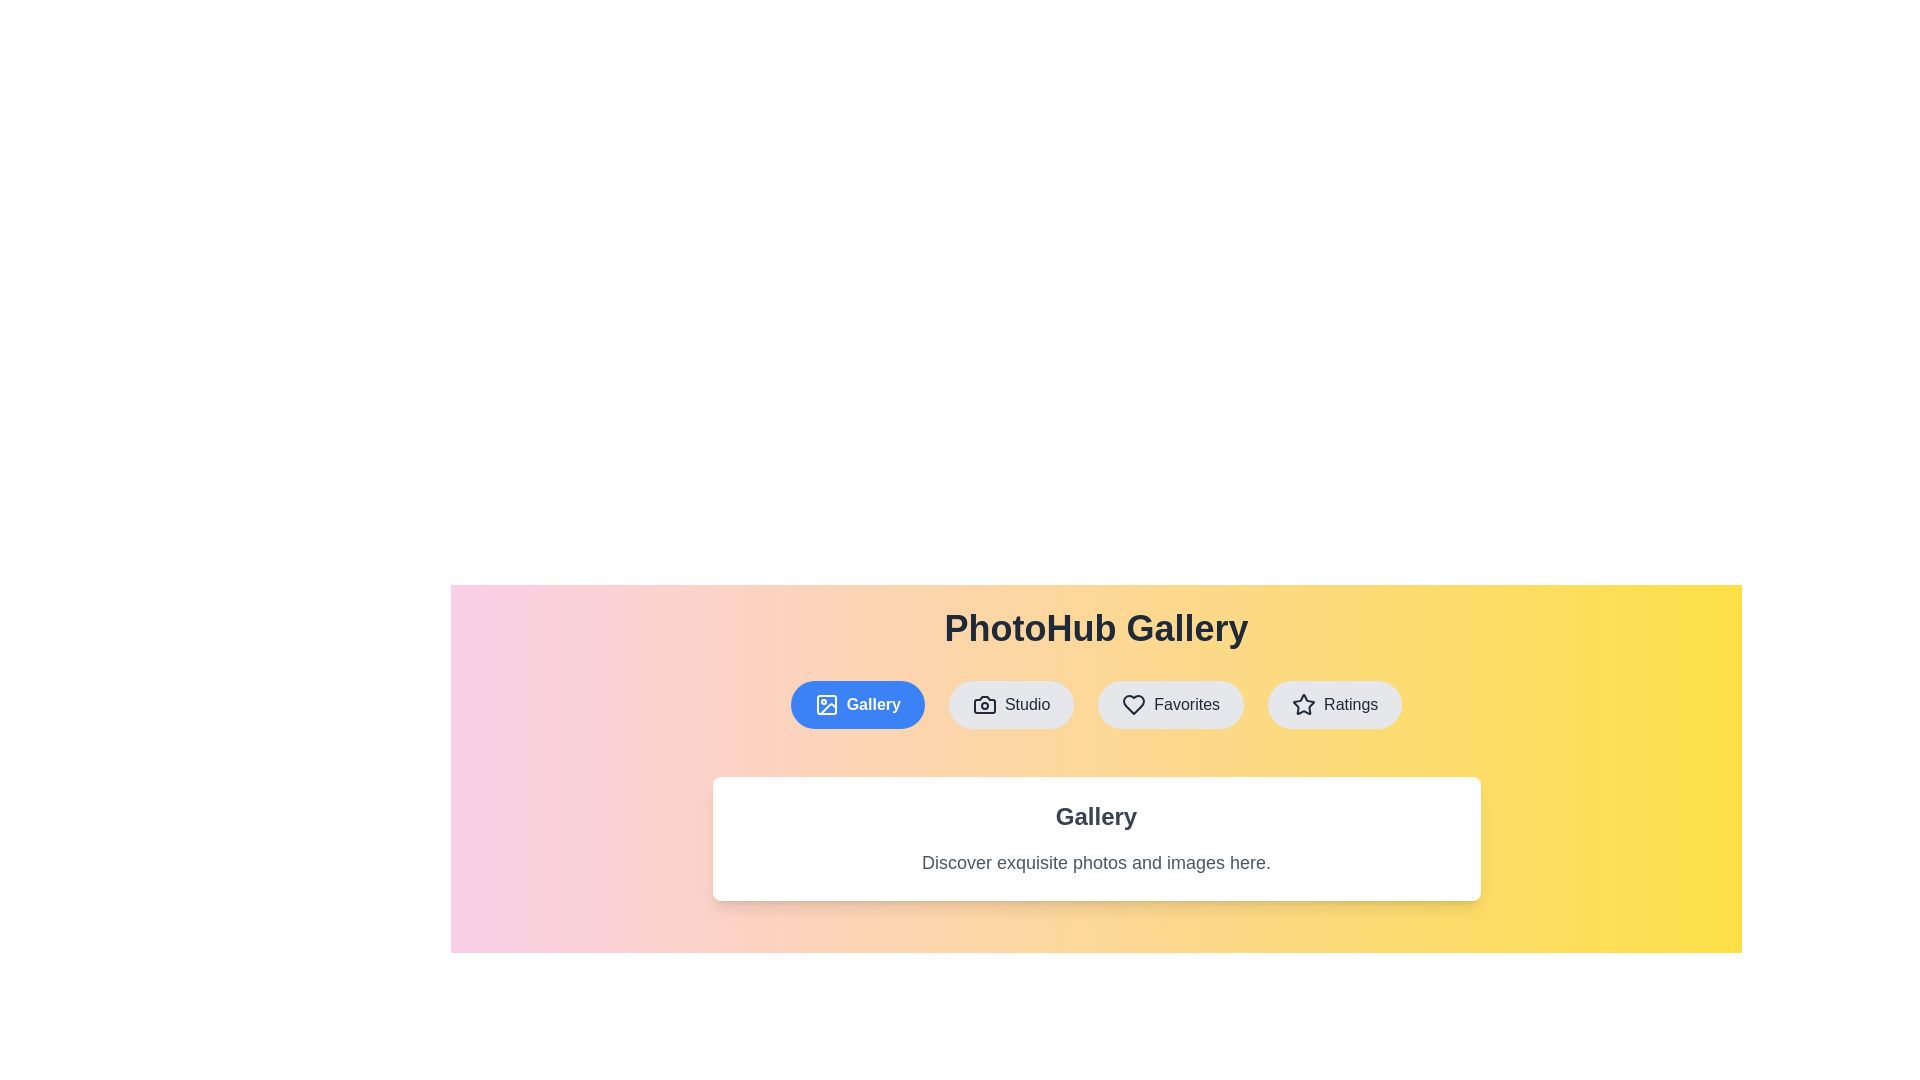 The image size is (1920, 1080). Describe the element at coordinates (1011, 704) in the screenshot. I see `the tab labeled Studio to switch to the corresponding view` at that location.